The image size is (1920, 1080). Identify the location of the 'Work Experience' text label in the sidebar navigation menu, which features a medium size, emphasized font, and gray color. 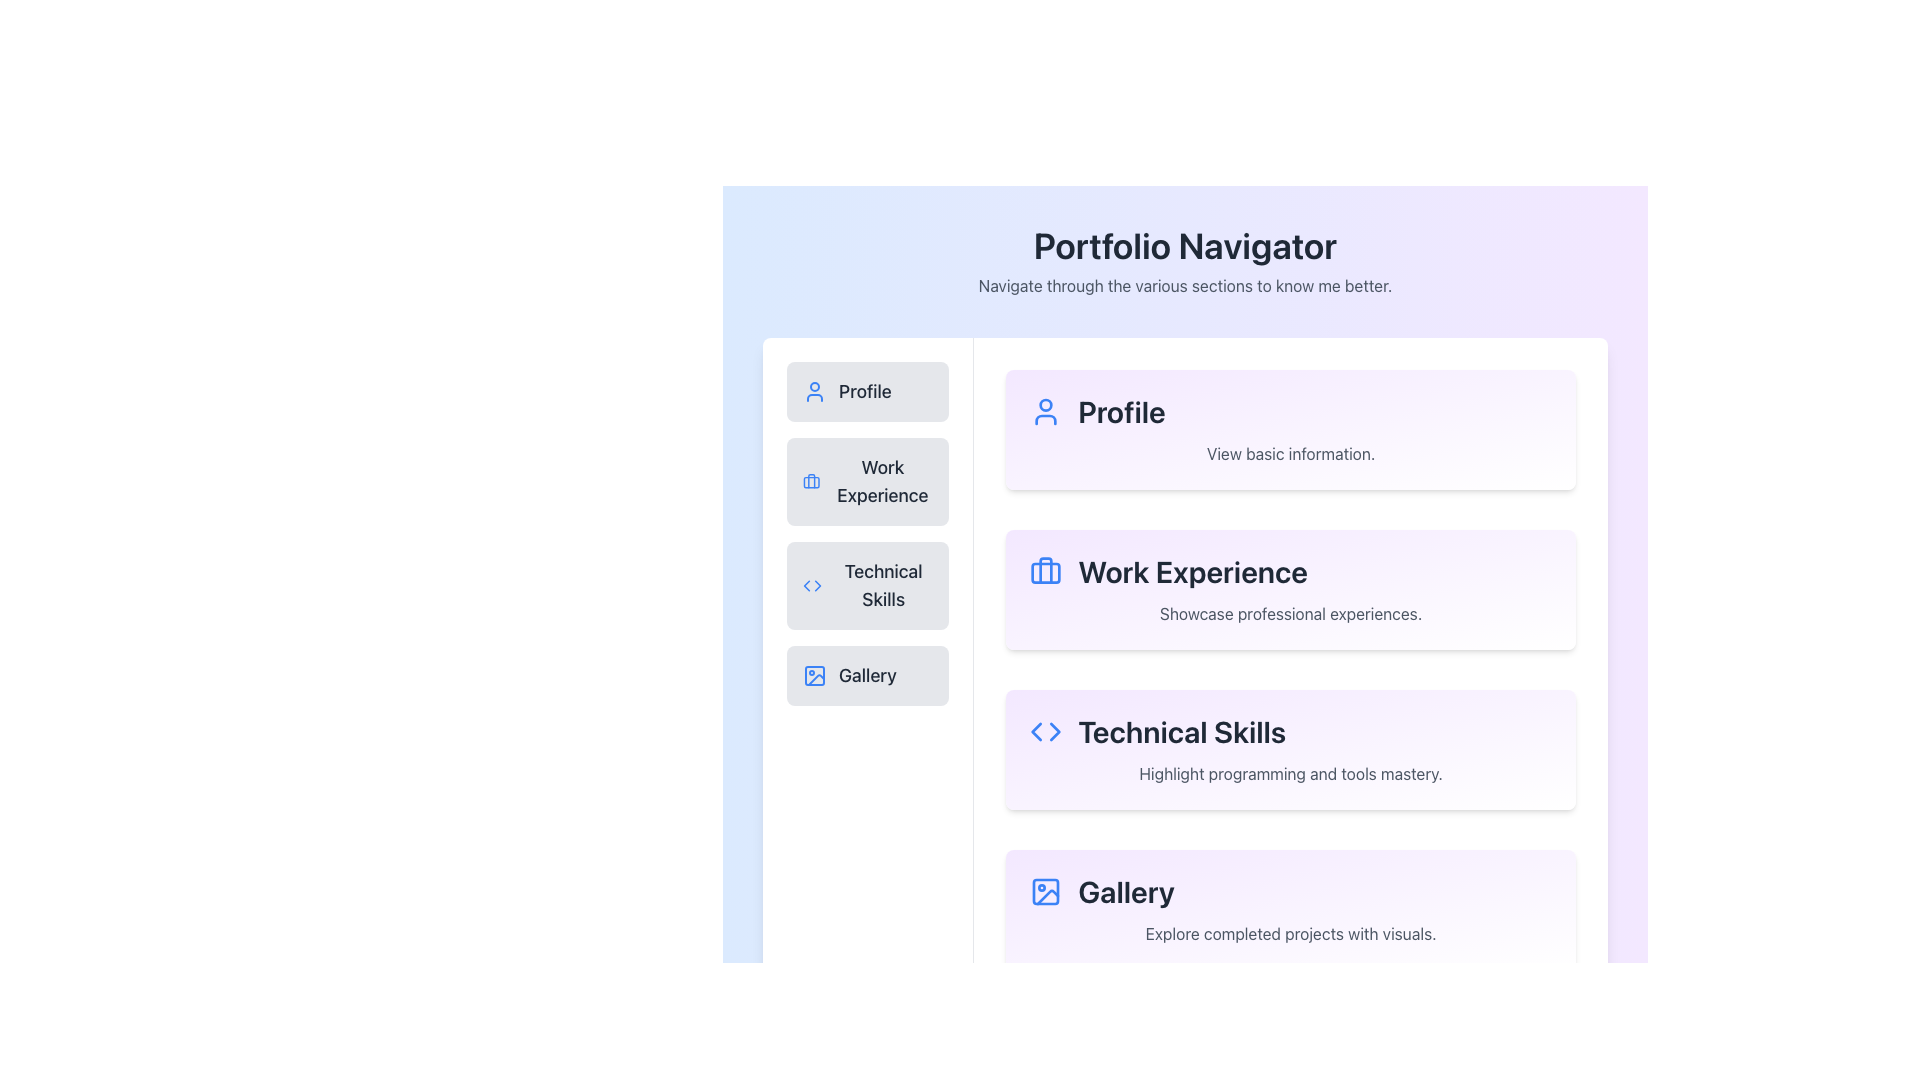
(881, 482).